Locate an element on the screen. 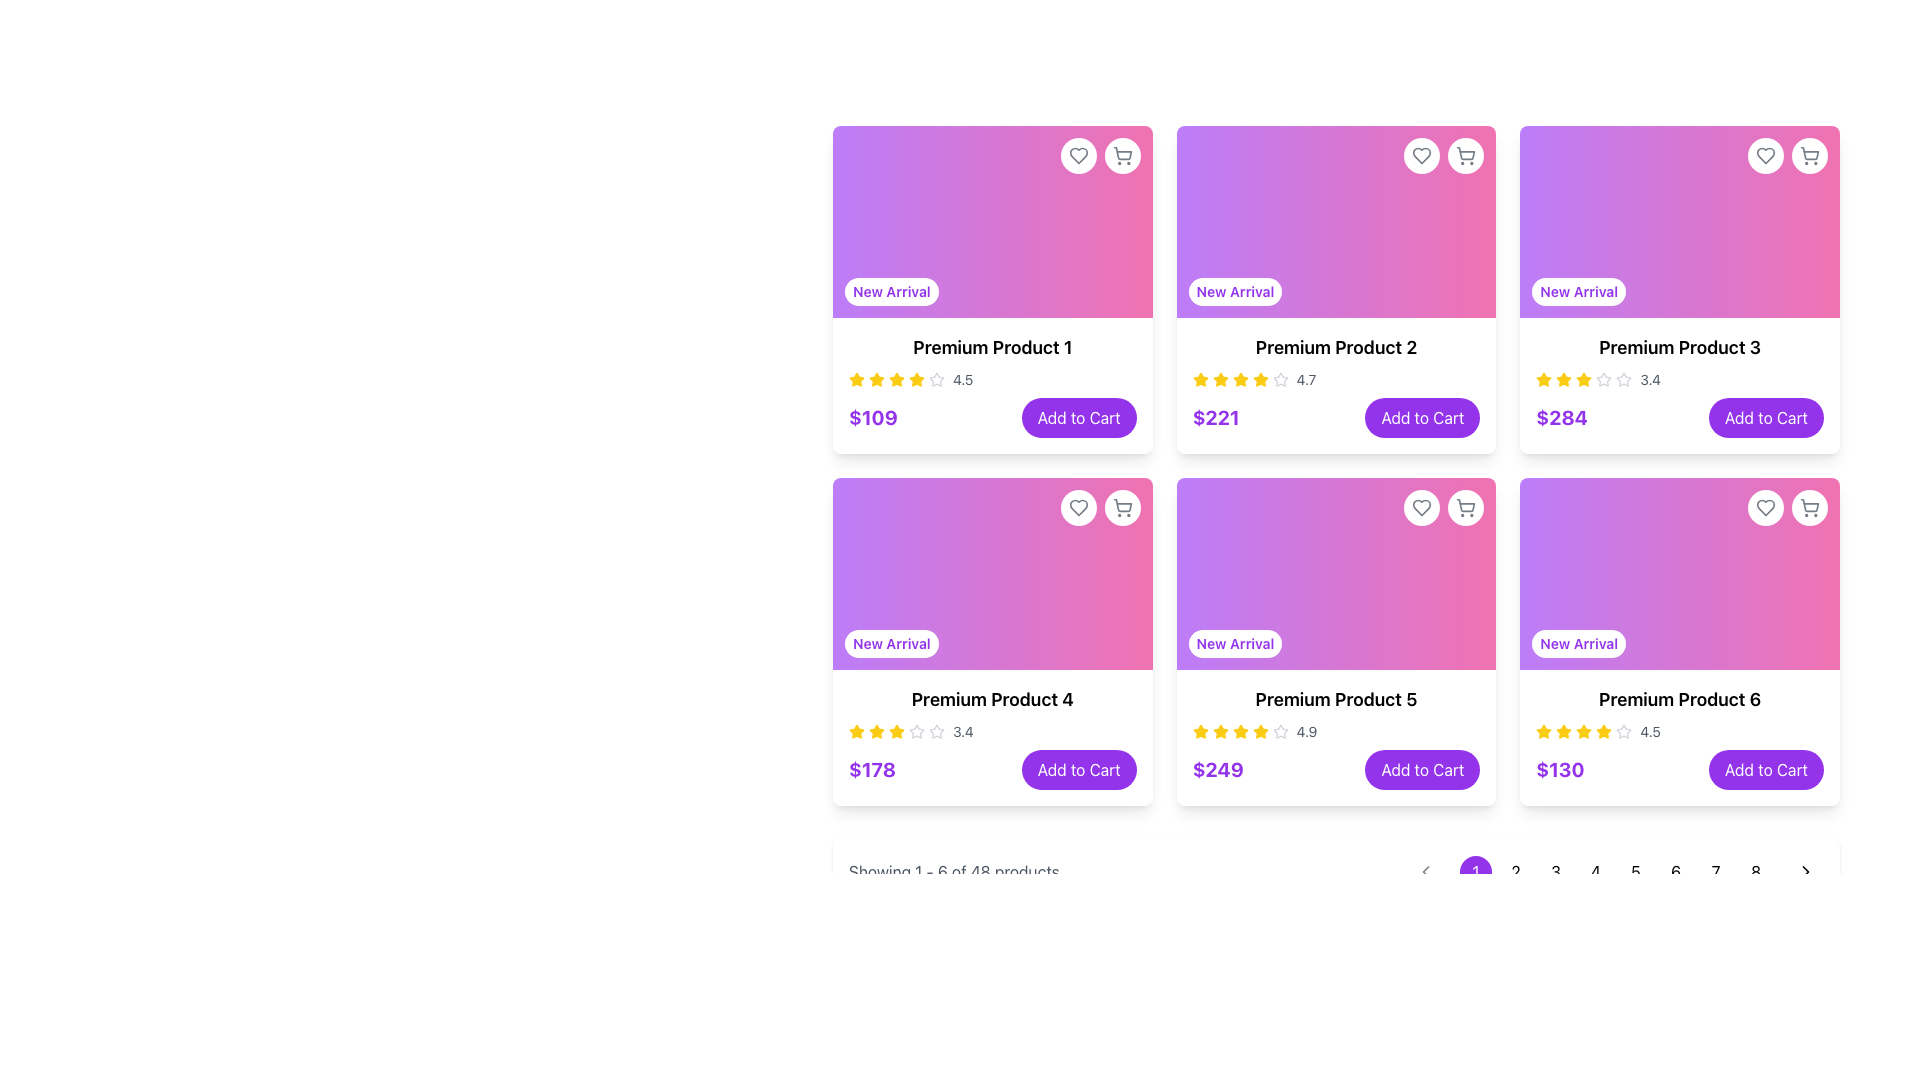 The height and width of the screenshot is (1080, 1920). the 'Add to Cart' button which is a rounded button with a purple background and white text, located in the third card of the first row of the product grid layout is located at coordinates (1766, 416).